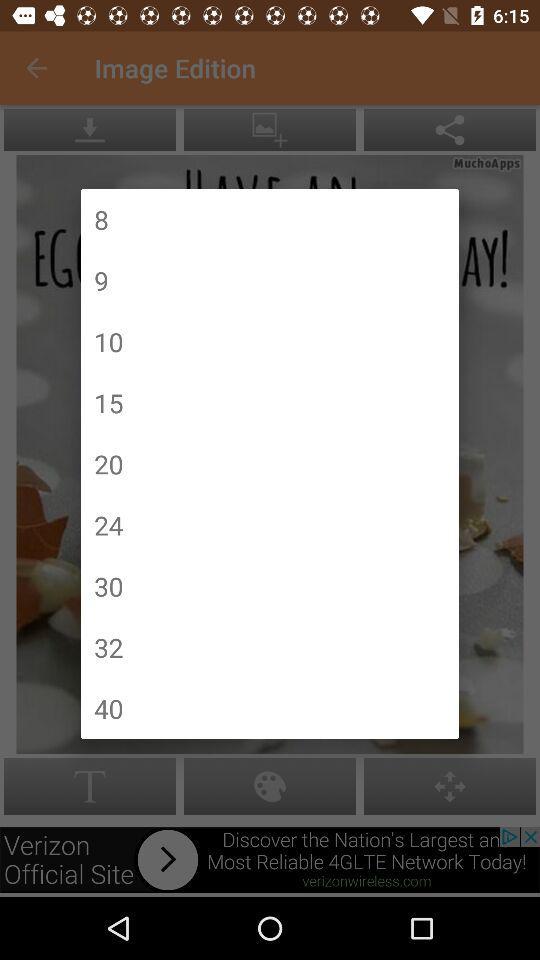 This screenshot has height=960, width=540. Describe the element at coordinates (108, 524) in the screenshot. I see `24 item` at that location.